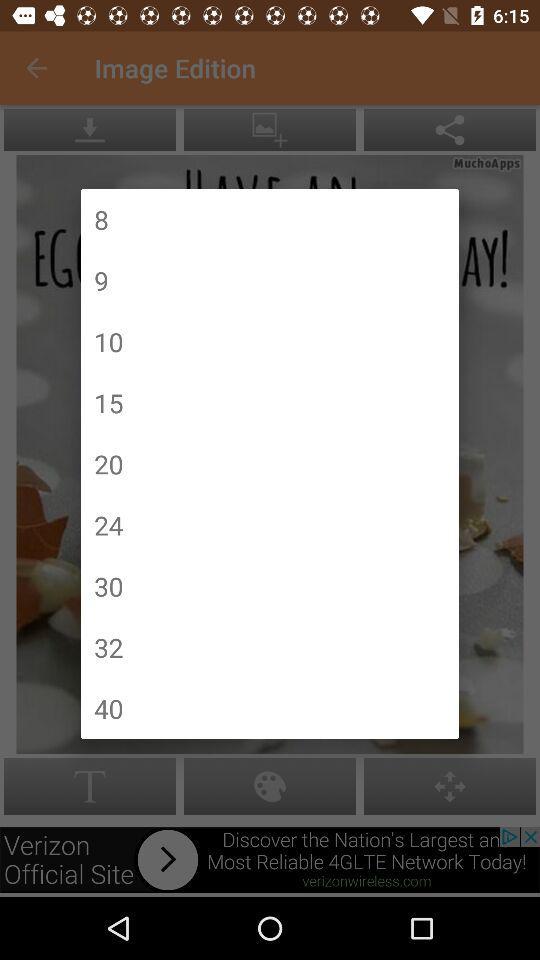 This screenshot has height=960, width=540. Describe the element at coordinates (108, 524) in the screenshot. I see `24 item` at that location.